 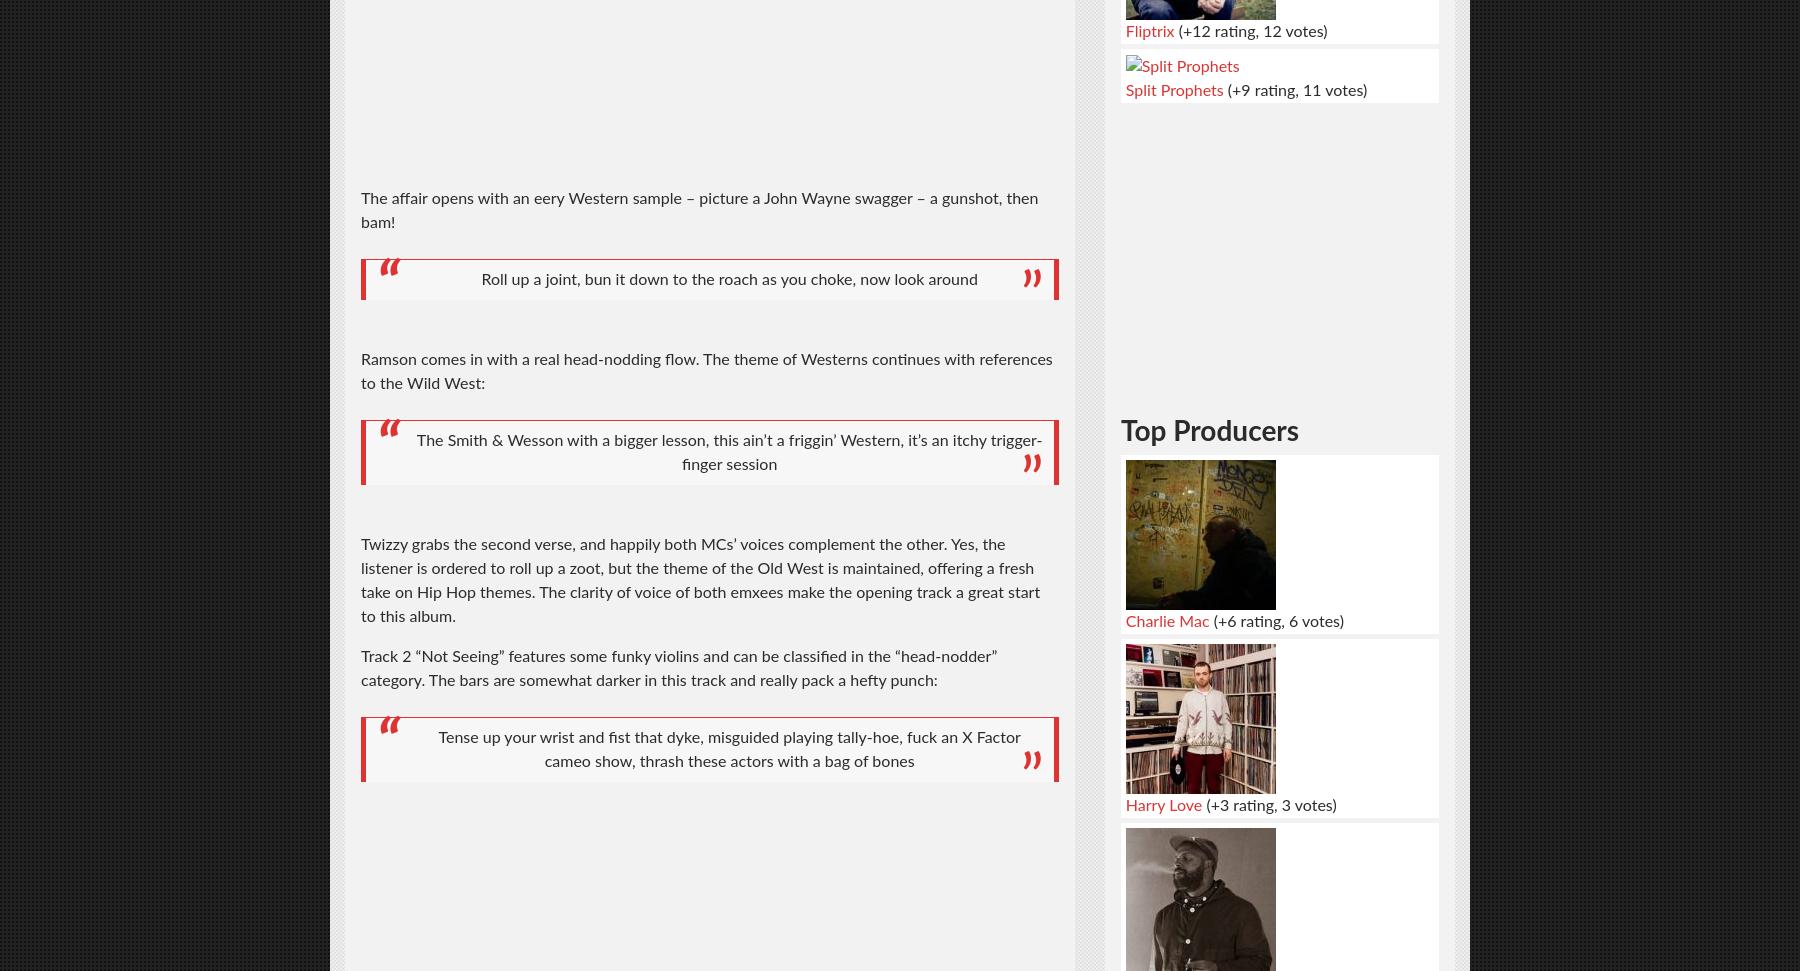 What do you see at coordinates (728, 277) in the screenshot?
I see `'Roll up a joint, bun it down to the roach as you choke, now look around'` at bounding box center [728, 277].